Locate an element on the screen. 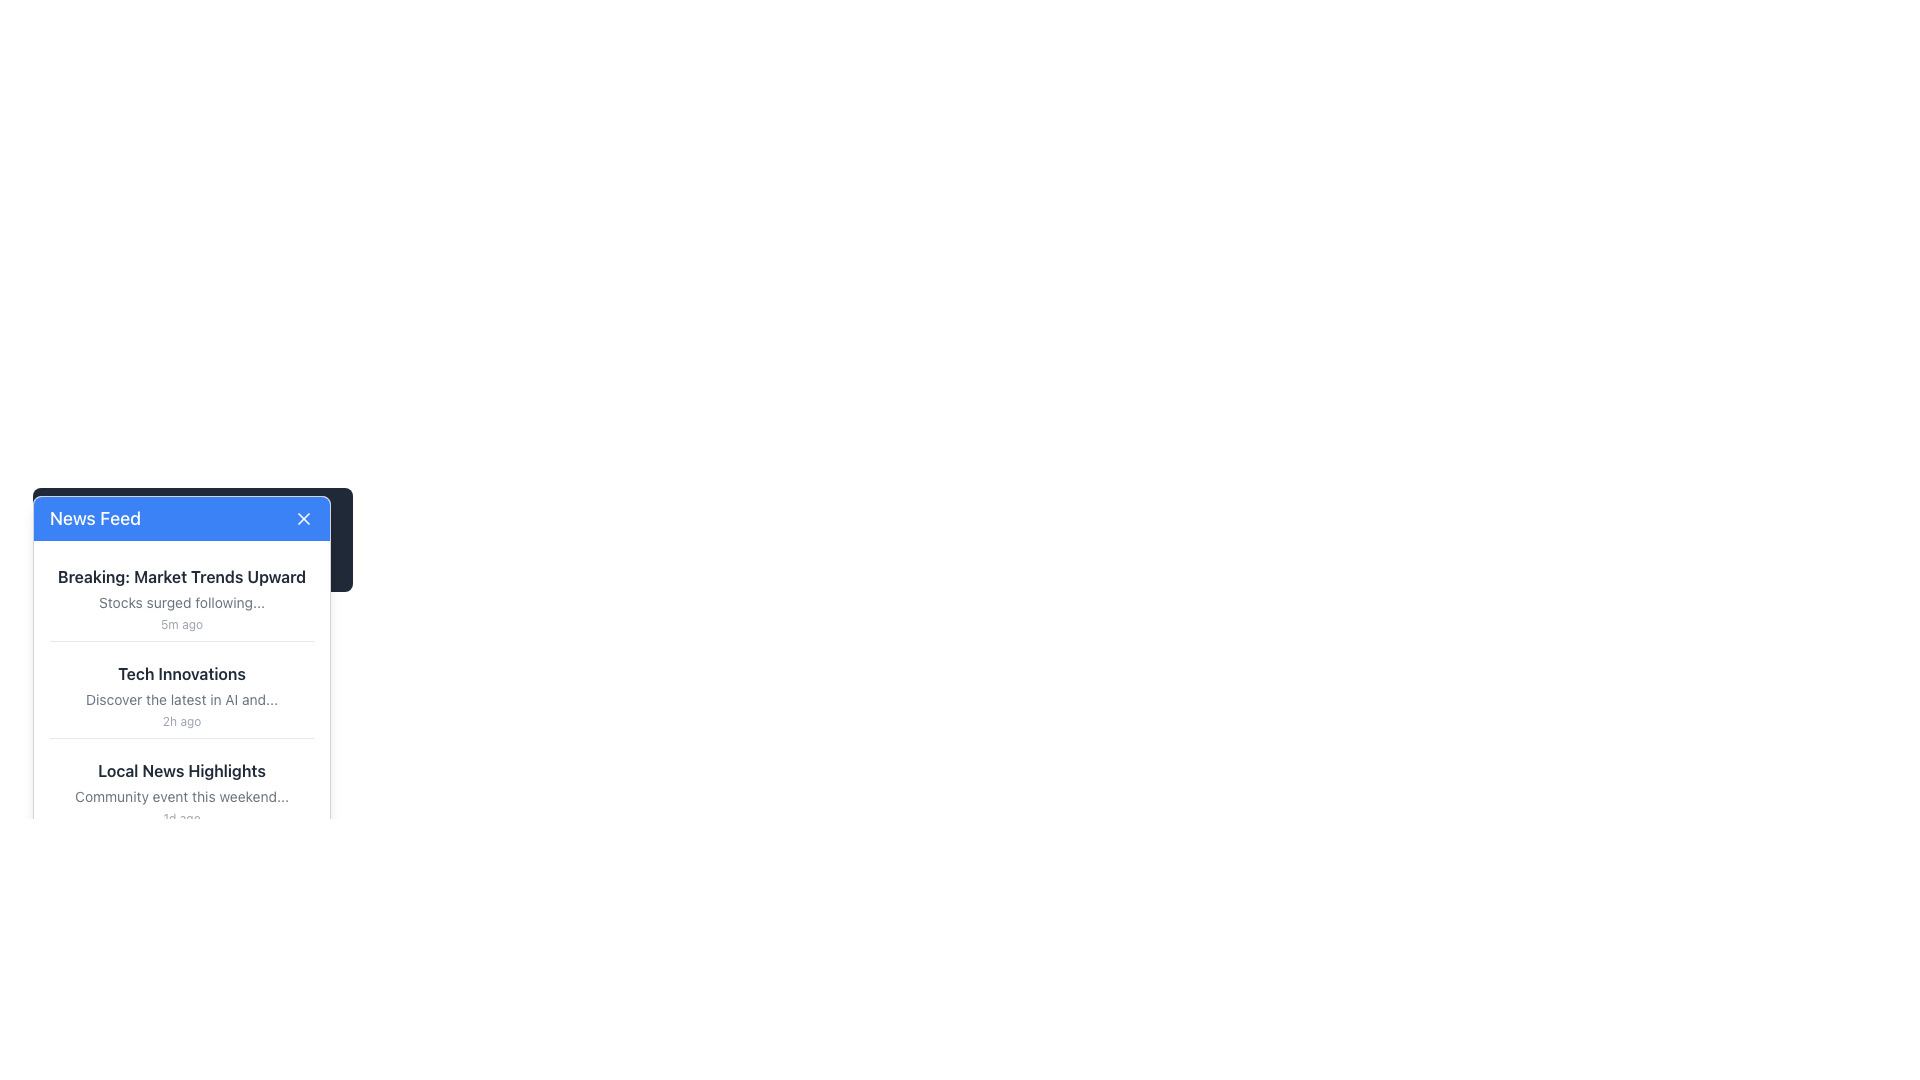 This screenshot has width=1920, height=1080. the 'X' button on the header bar of the news feed section is located at coordinates (192, 540).